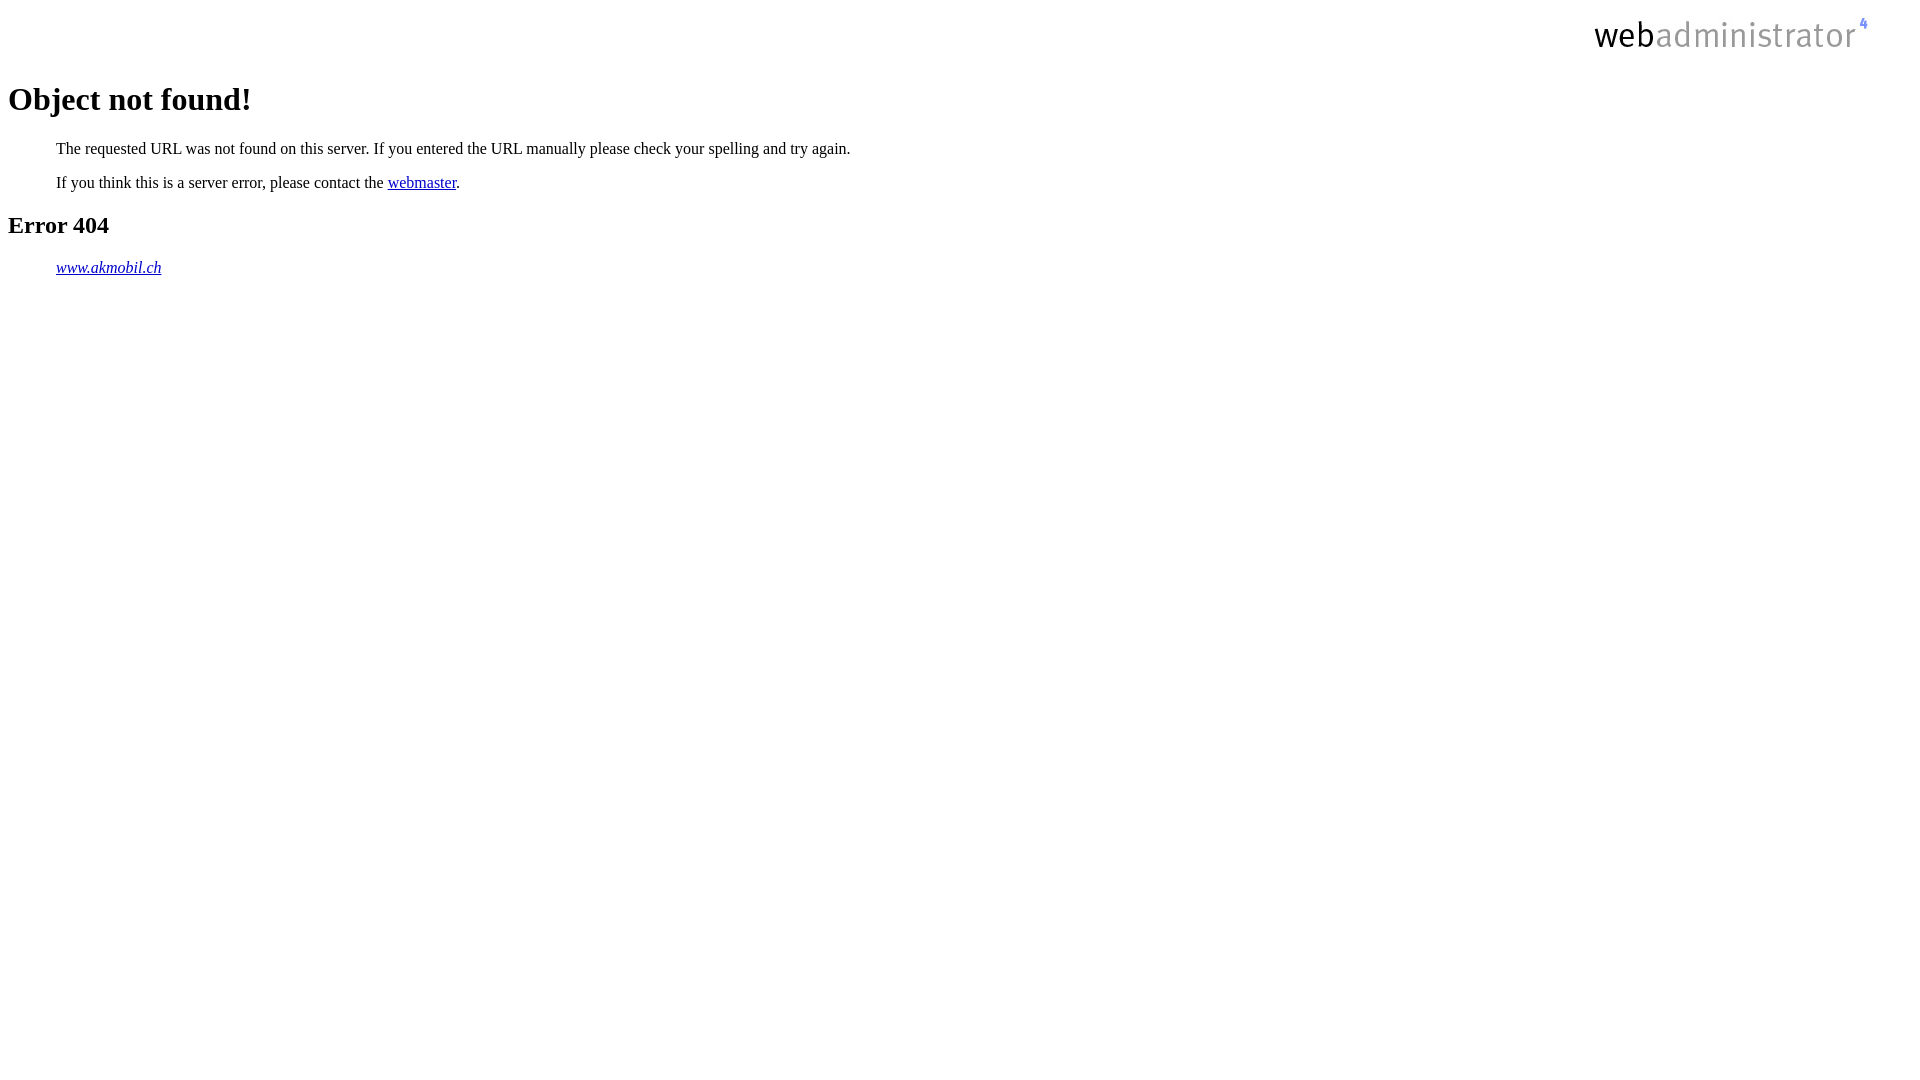 The width and height of the screenshot is (1920, 1080). What do you see at coordinates (421, 182) in the screenshot?
I see `'webmaster'` at bounding box center [421, 182].